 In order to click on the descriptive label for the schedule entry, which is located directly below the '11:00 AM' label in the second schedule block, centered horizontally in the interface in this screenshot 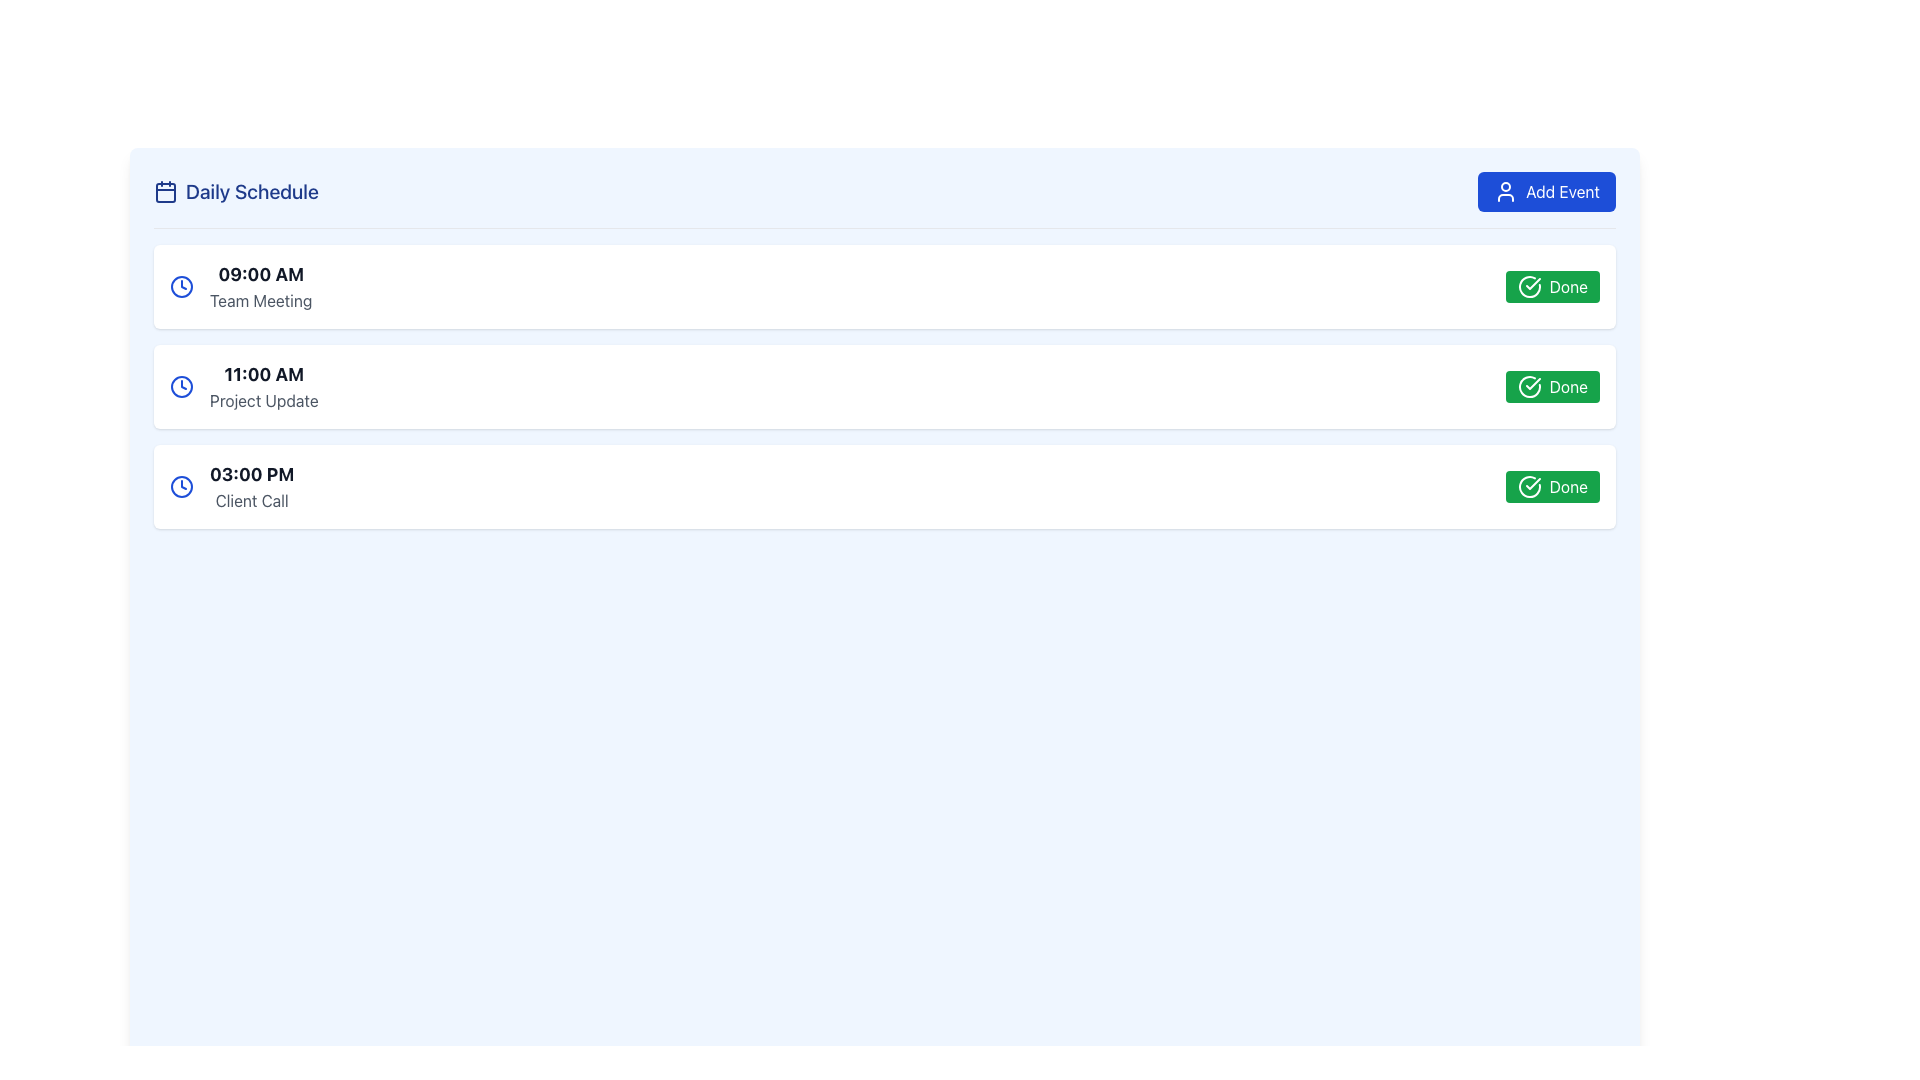, I will do `click(263, 401)`.